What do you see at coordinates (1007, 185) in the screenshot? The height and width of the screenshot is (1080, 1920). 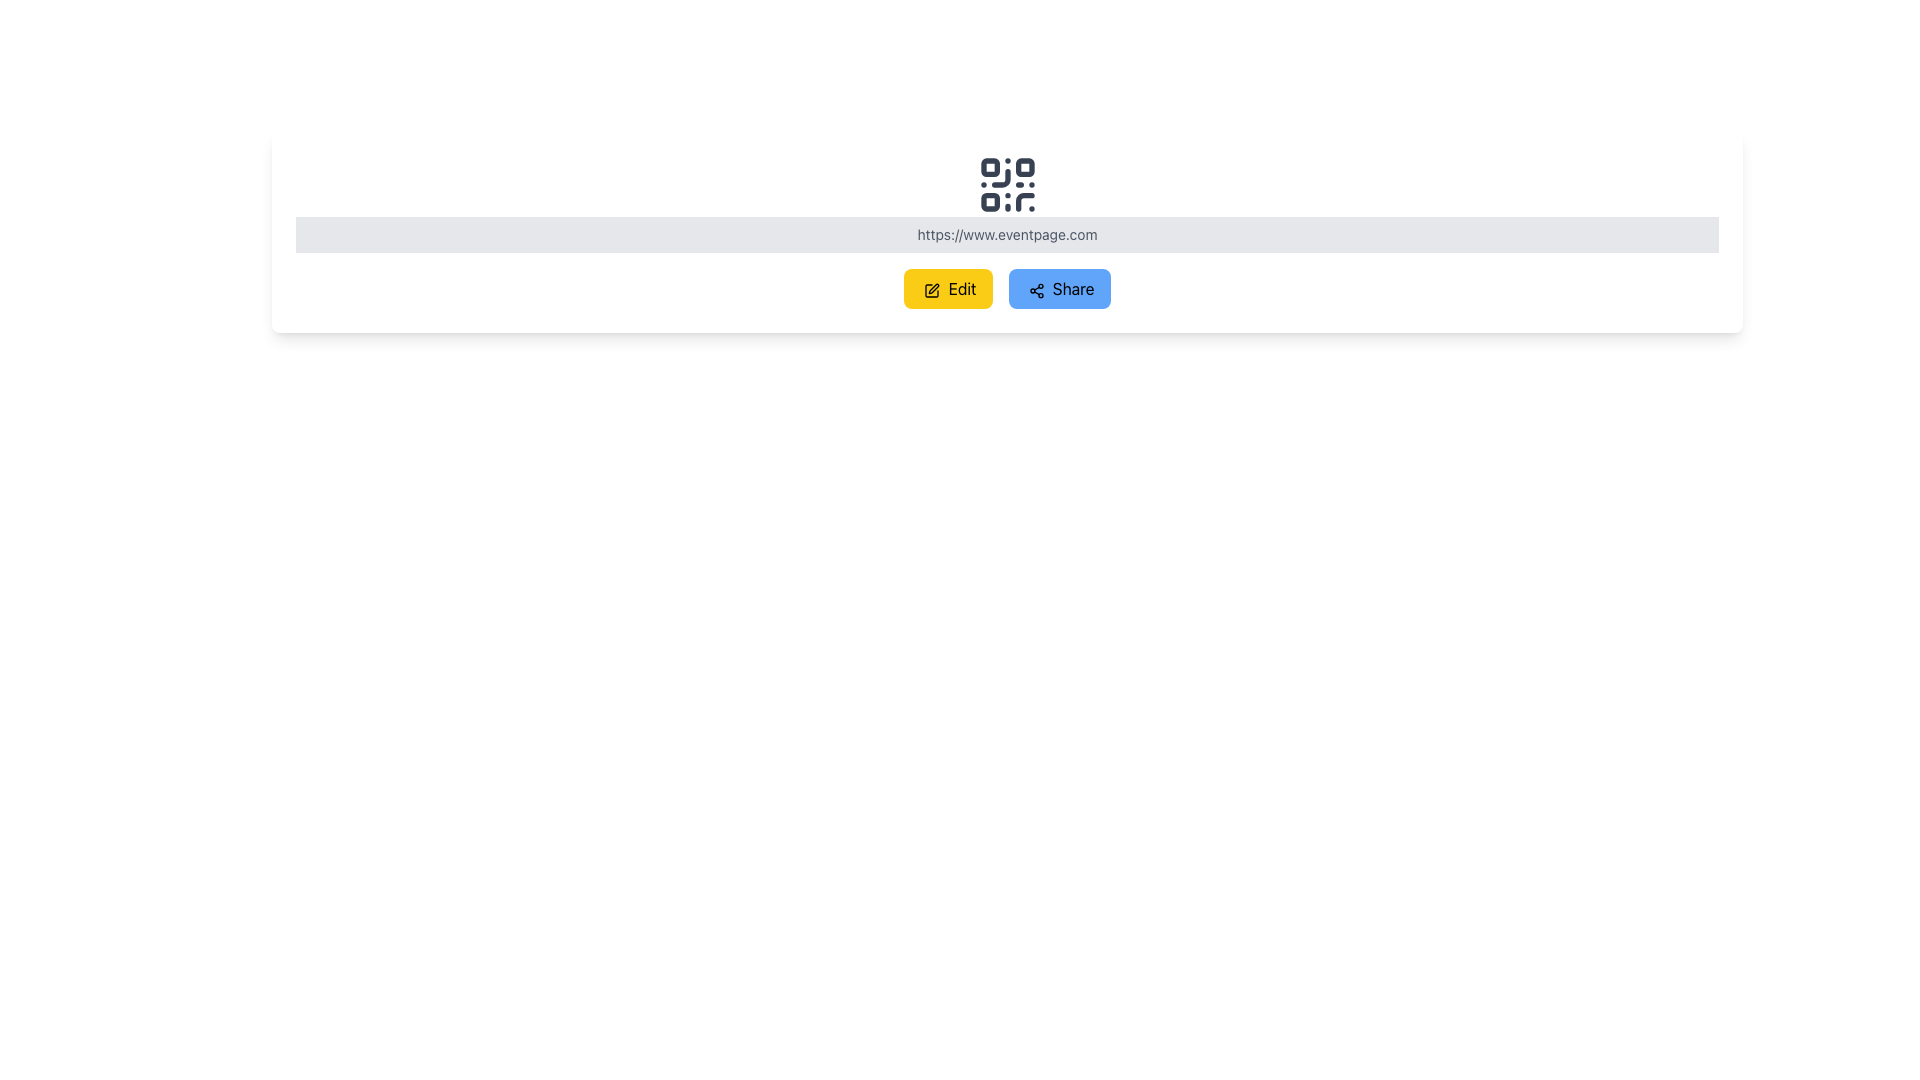 I see `the QR code element located at the top portion of the page, centered horizontally, just above the light gray background area containing the hyperlink` at bounding box center [1007, 185].